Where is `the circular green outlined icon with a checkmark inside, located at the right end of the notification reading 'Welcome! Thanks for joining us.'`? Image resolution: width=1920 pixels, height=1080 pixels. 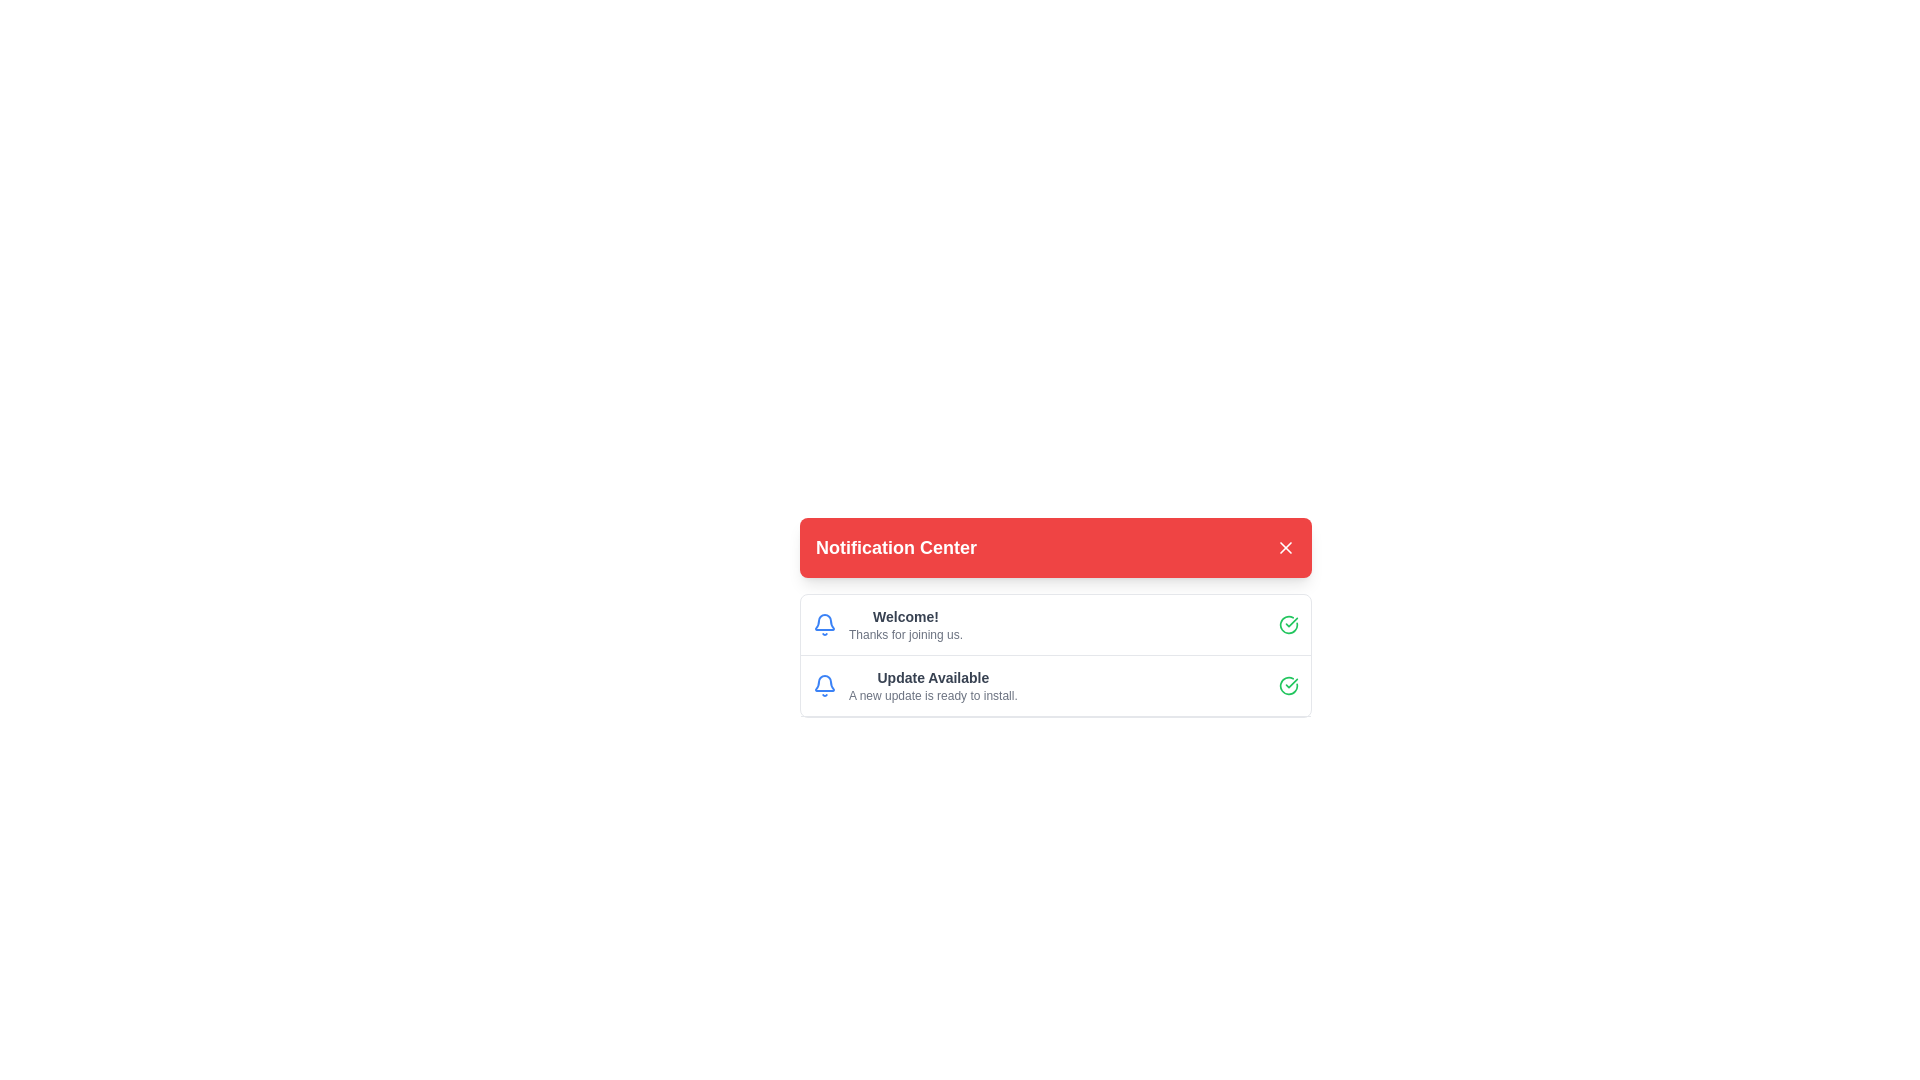
the circular green outlined icon with a checkmark inside, located at the right end of the notification reading 'Welcome! Thanks for joining us.' is located at coordinates (1289, 623).